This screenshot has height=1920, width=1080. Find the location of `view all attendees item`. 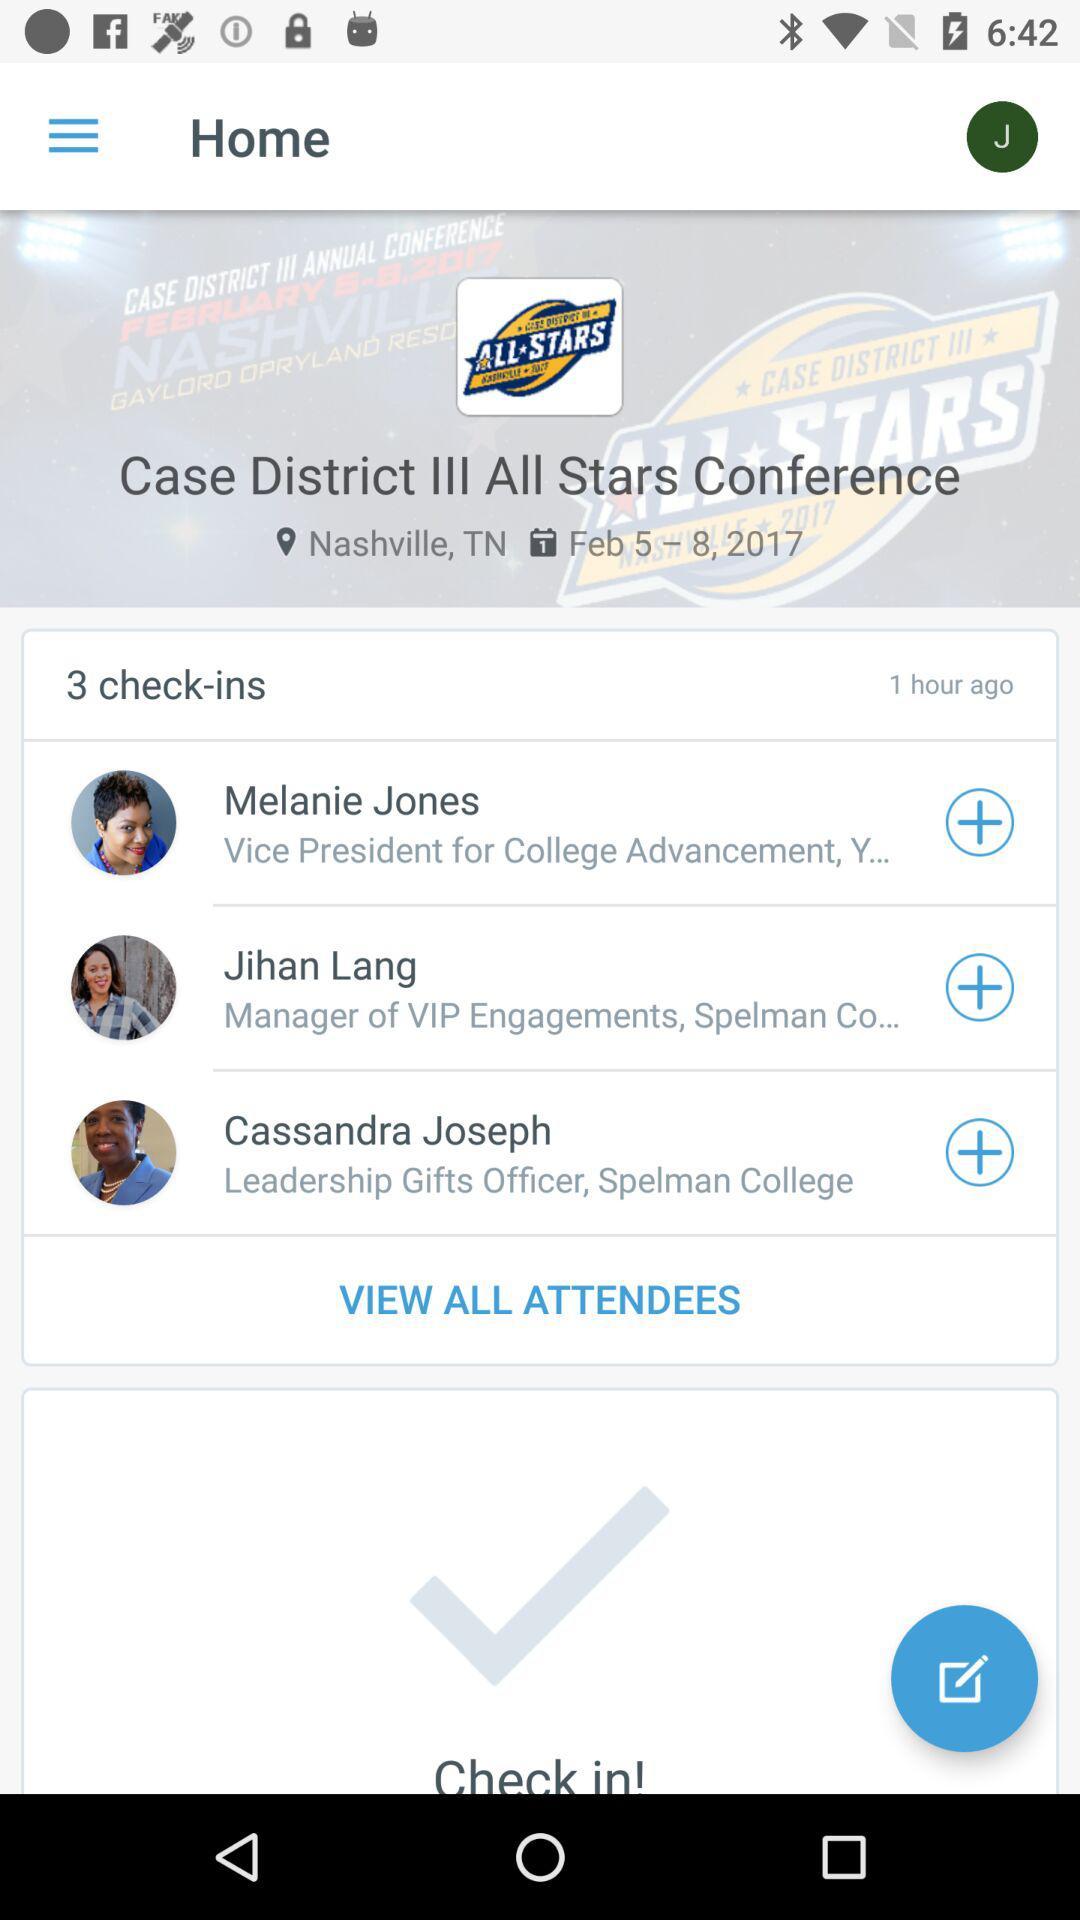

view all attendees item is located at coordinates (540, 1298).